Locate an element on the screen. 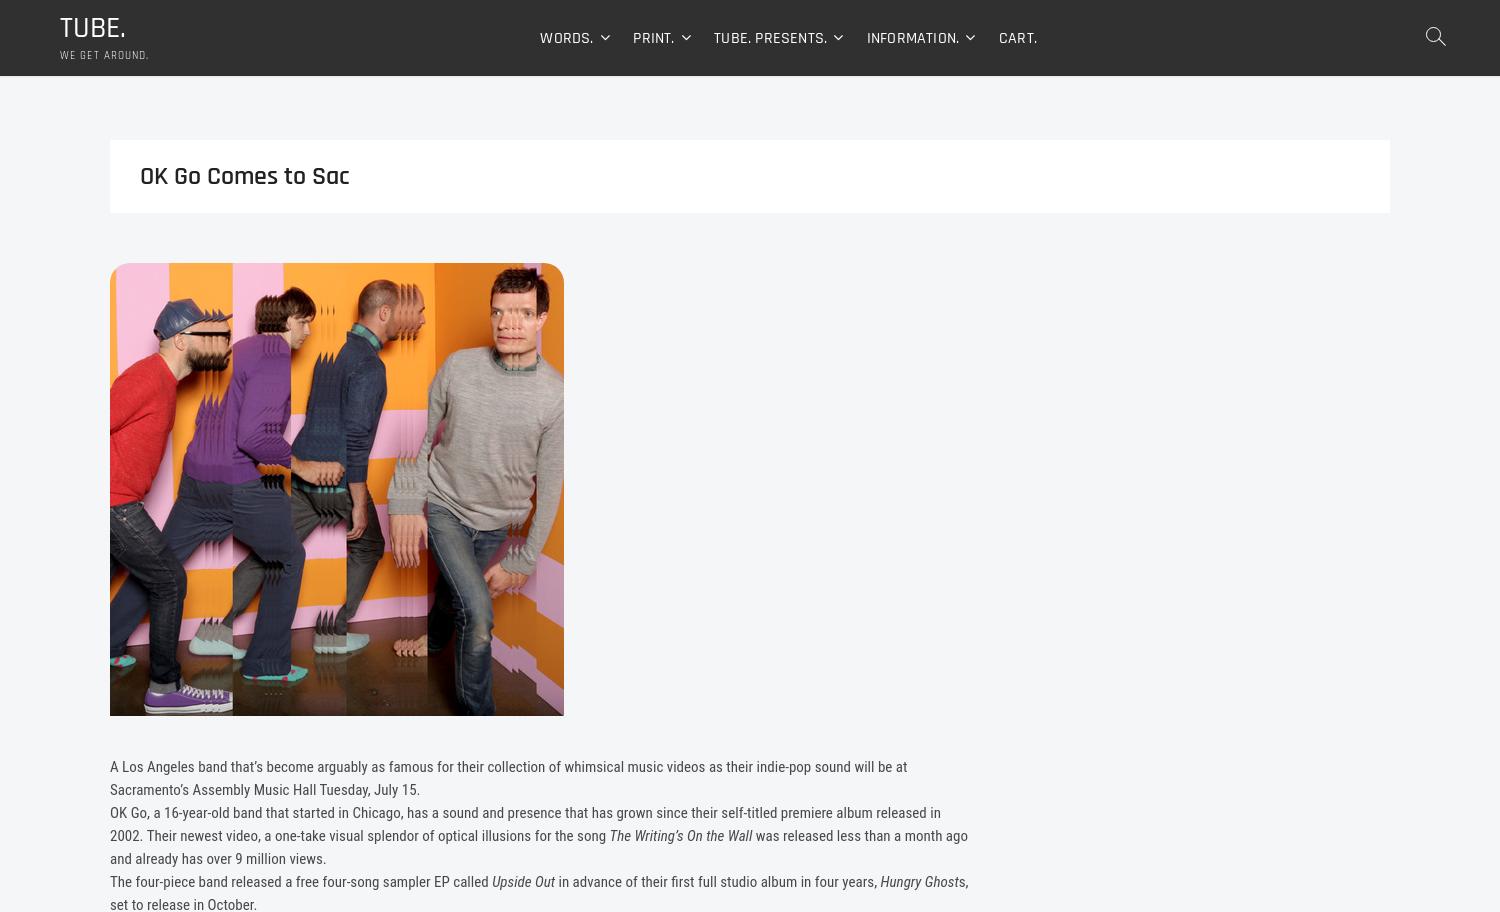  'The Writing’s On the Wall' is located at coordinates (680, 838).